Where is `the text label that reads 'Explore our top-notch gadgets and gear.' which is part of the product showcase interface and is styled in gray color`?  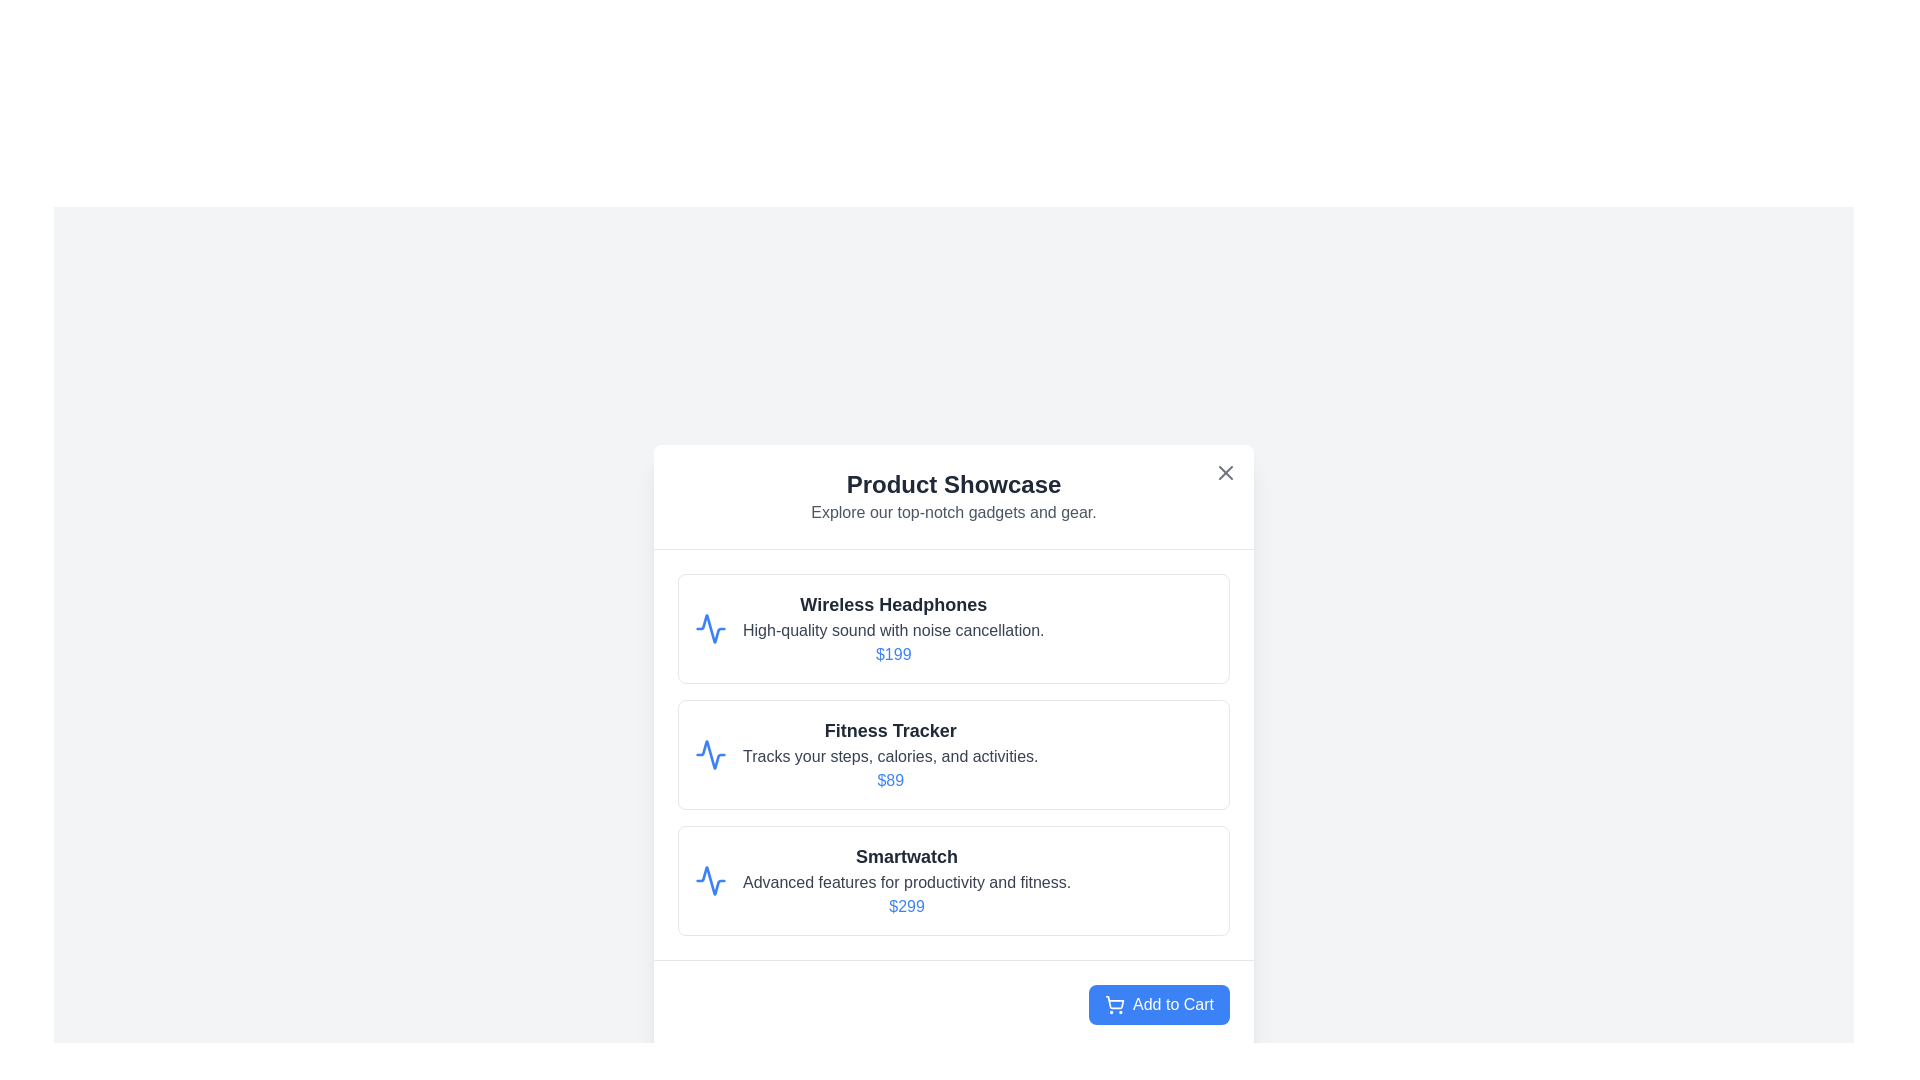 the text label that reads 'Explore our top-notch gadgets and gear.' which is part of the product showcase interface and is styled in gray color is located at coordinates (953, 512).